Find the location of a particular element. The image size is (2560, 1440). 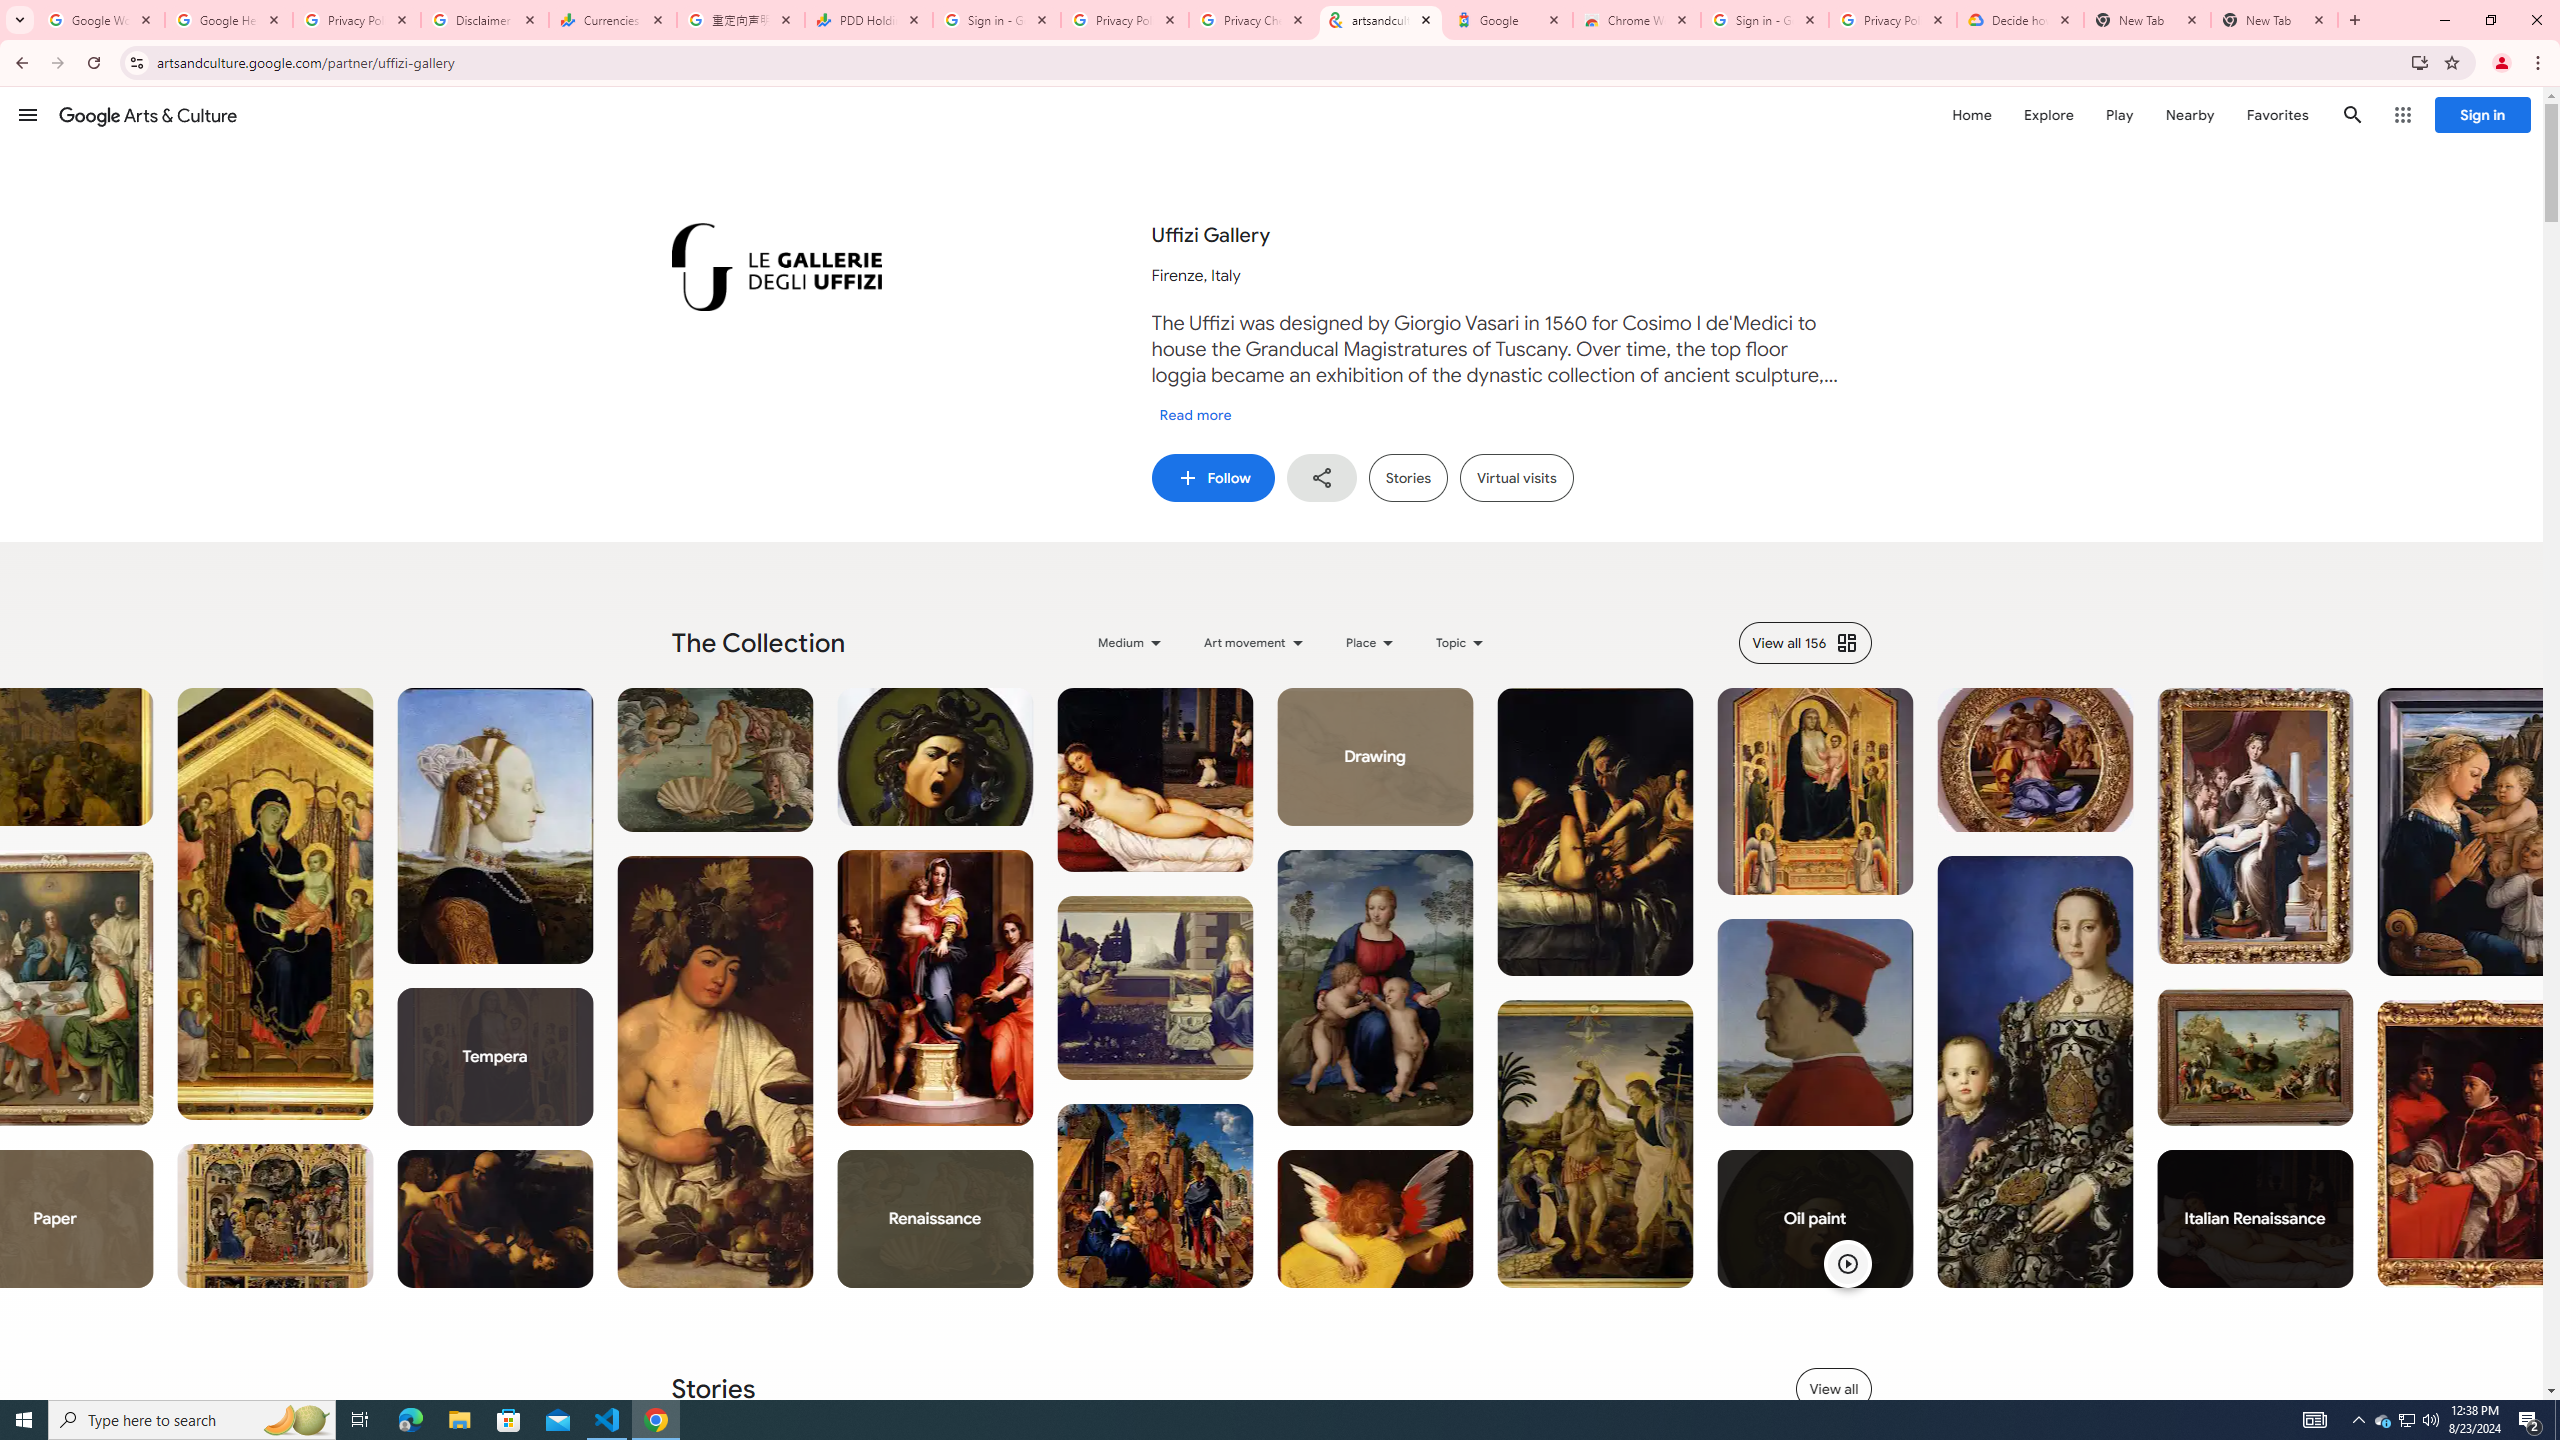

'Install Google Arts & Culture' is located at coordinates (2420, 61).